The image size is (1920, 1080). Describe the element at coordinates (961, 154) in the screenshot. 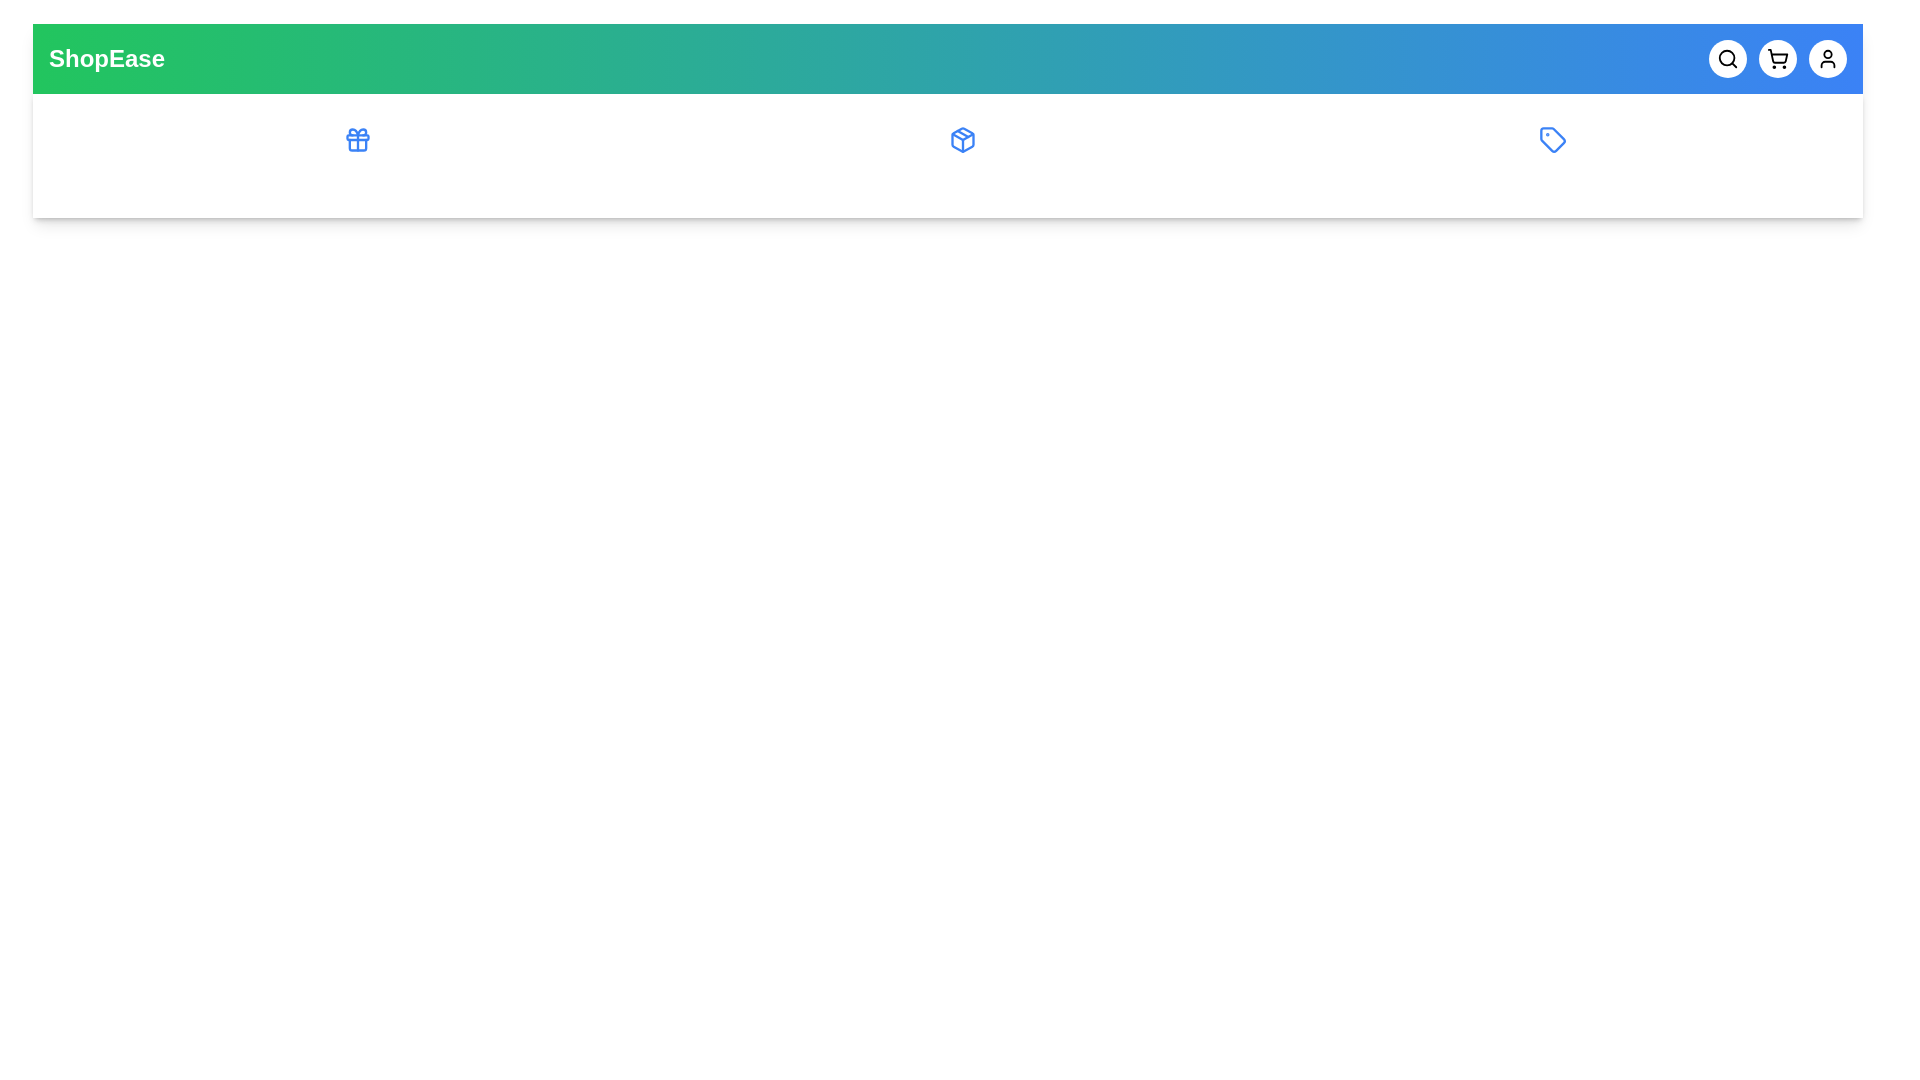

I see `the 'New Arrivals' button to explore newly added products` at that location.